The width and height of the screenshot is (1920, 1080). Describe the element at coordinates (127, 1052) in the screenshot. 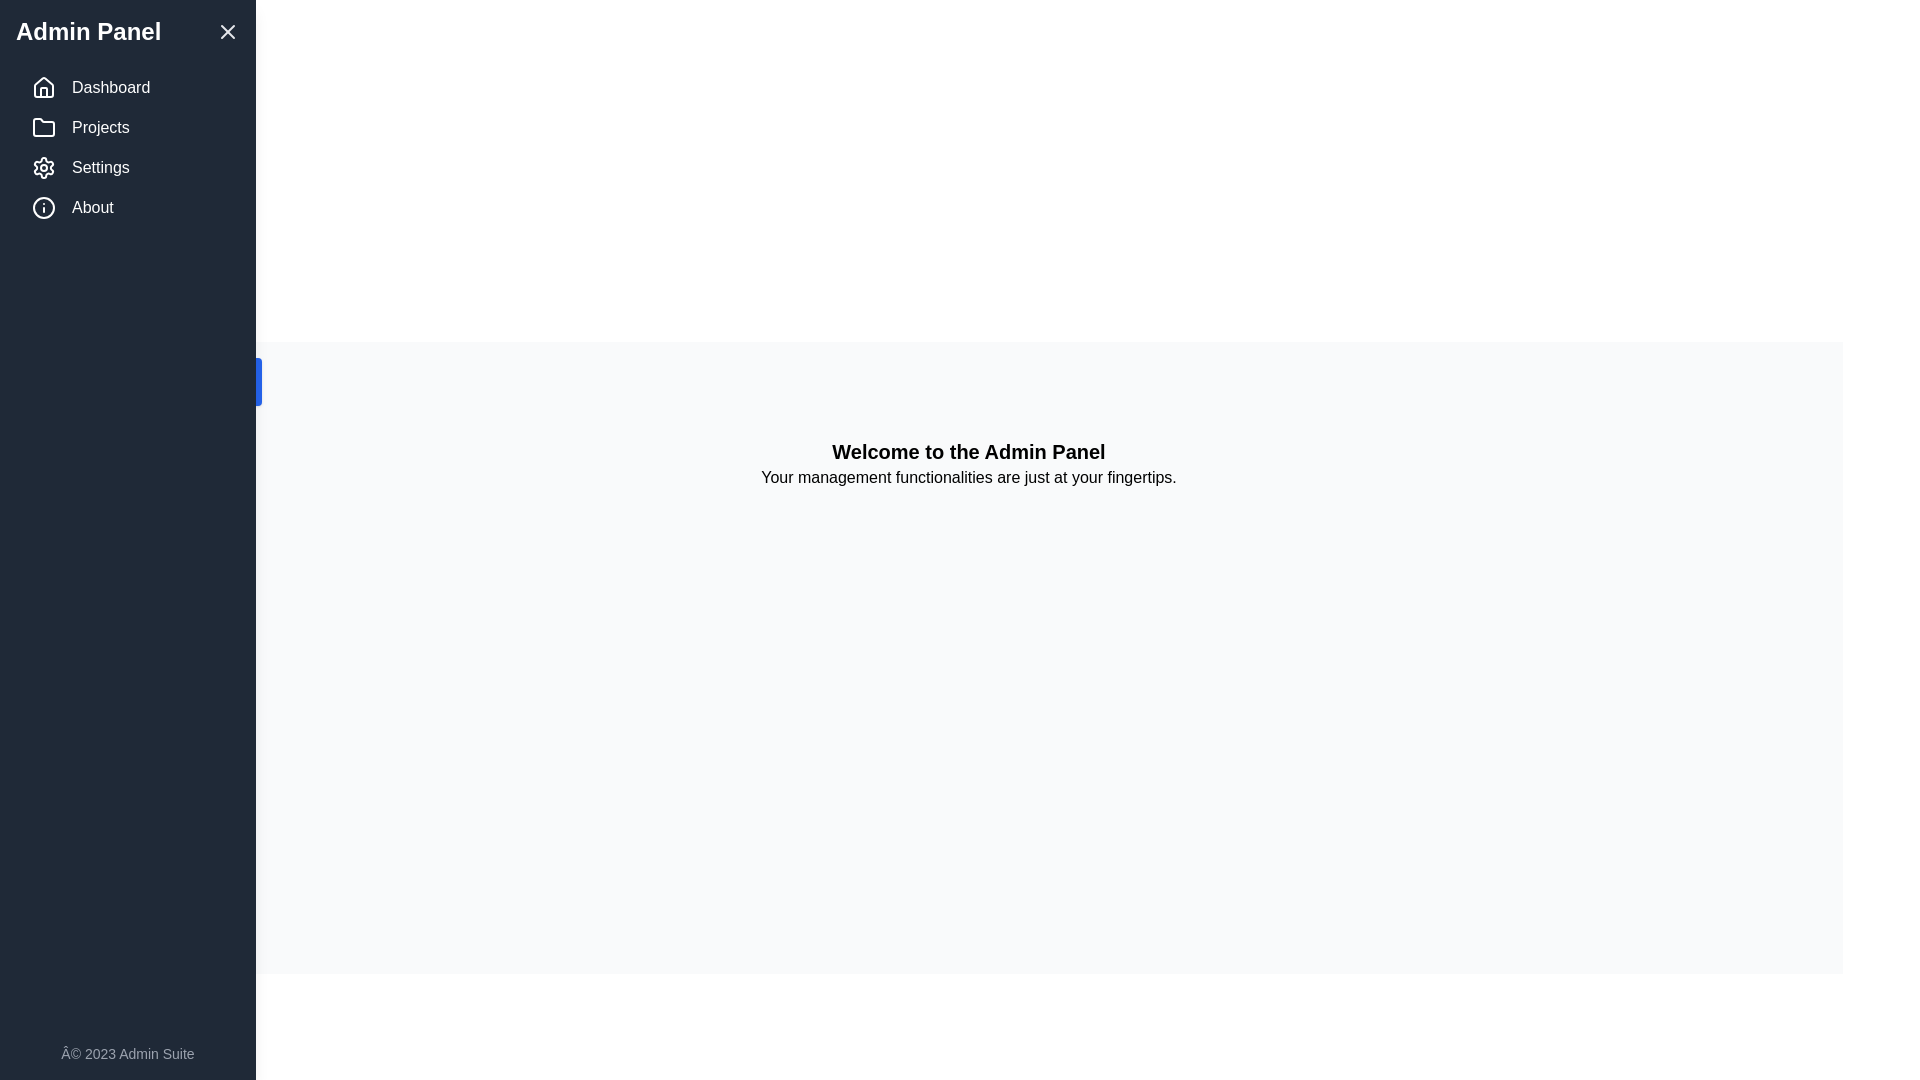

I see `the informational Text Label located at the bottom of the left sidebar, which provides copyright notice or branding information` at that location.